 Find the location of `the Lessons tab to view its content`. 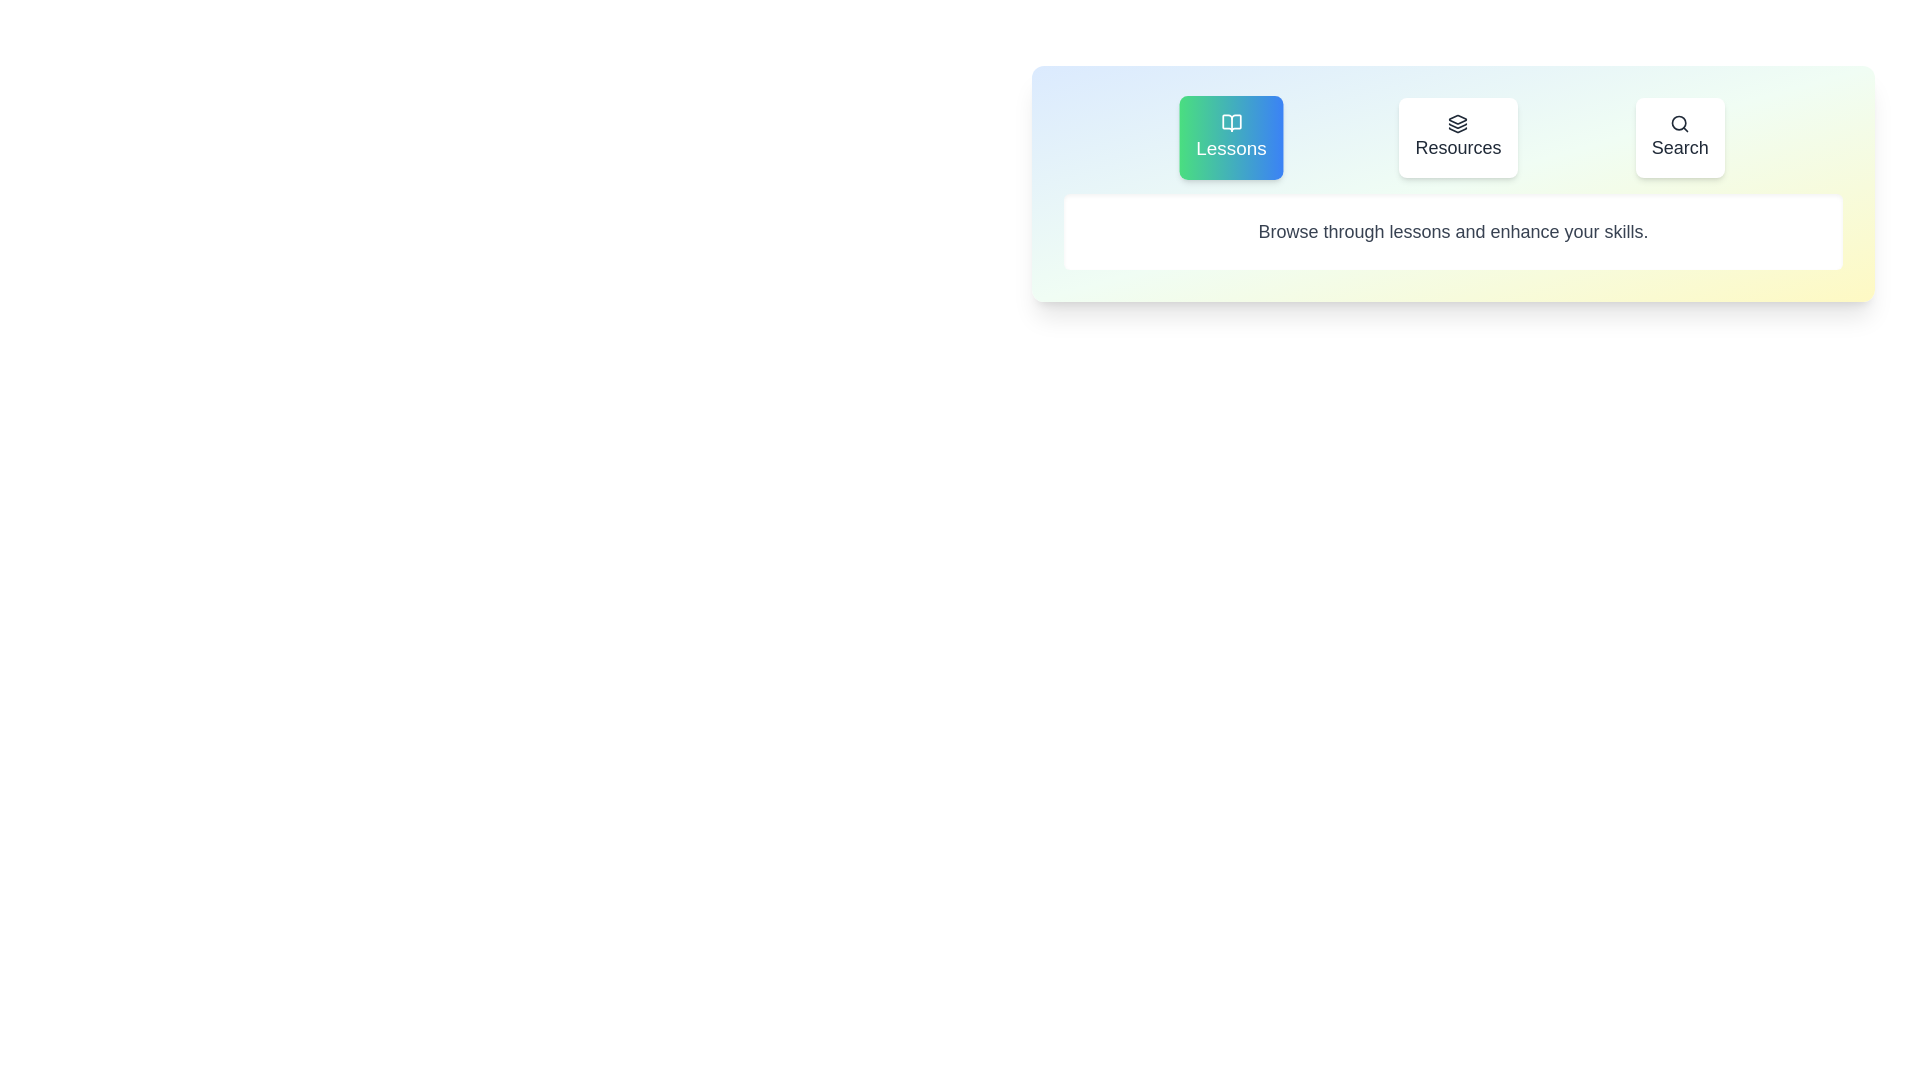

the Lessons tab to view its content is located at coordinates (1230, 137).